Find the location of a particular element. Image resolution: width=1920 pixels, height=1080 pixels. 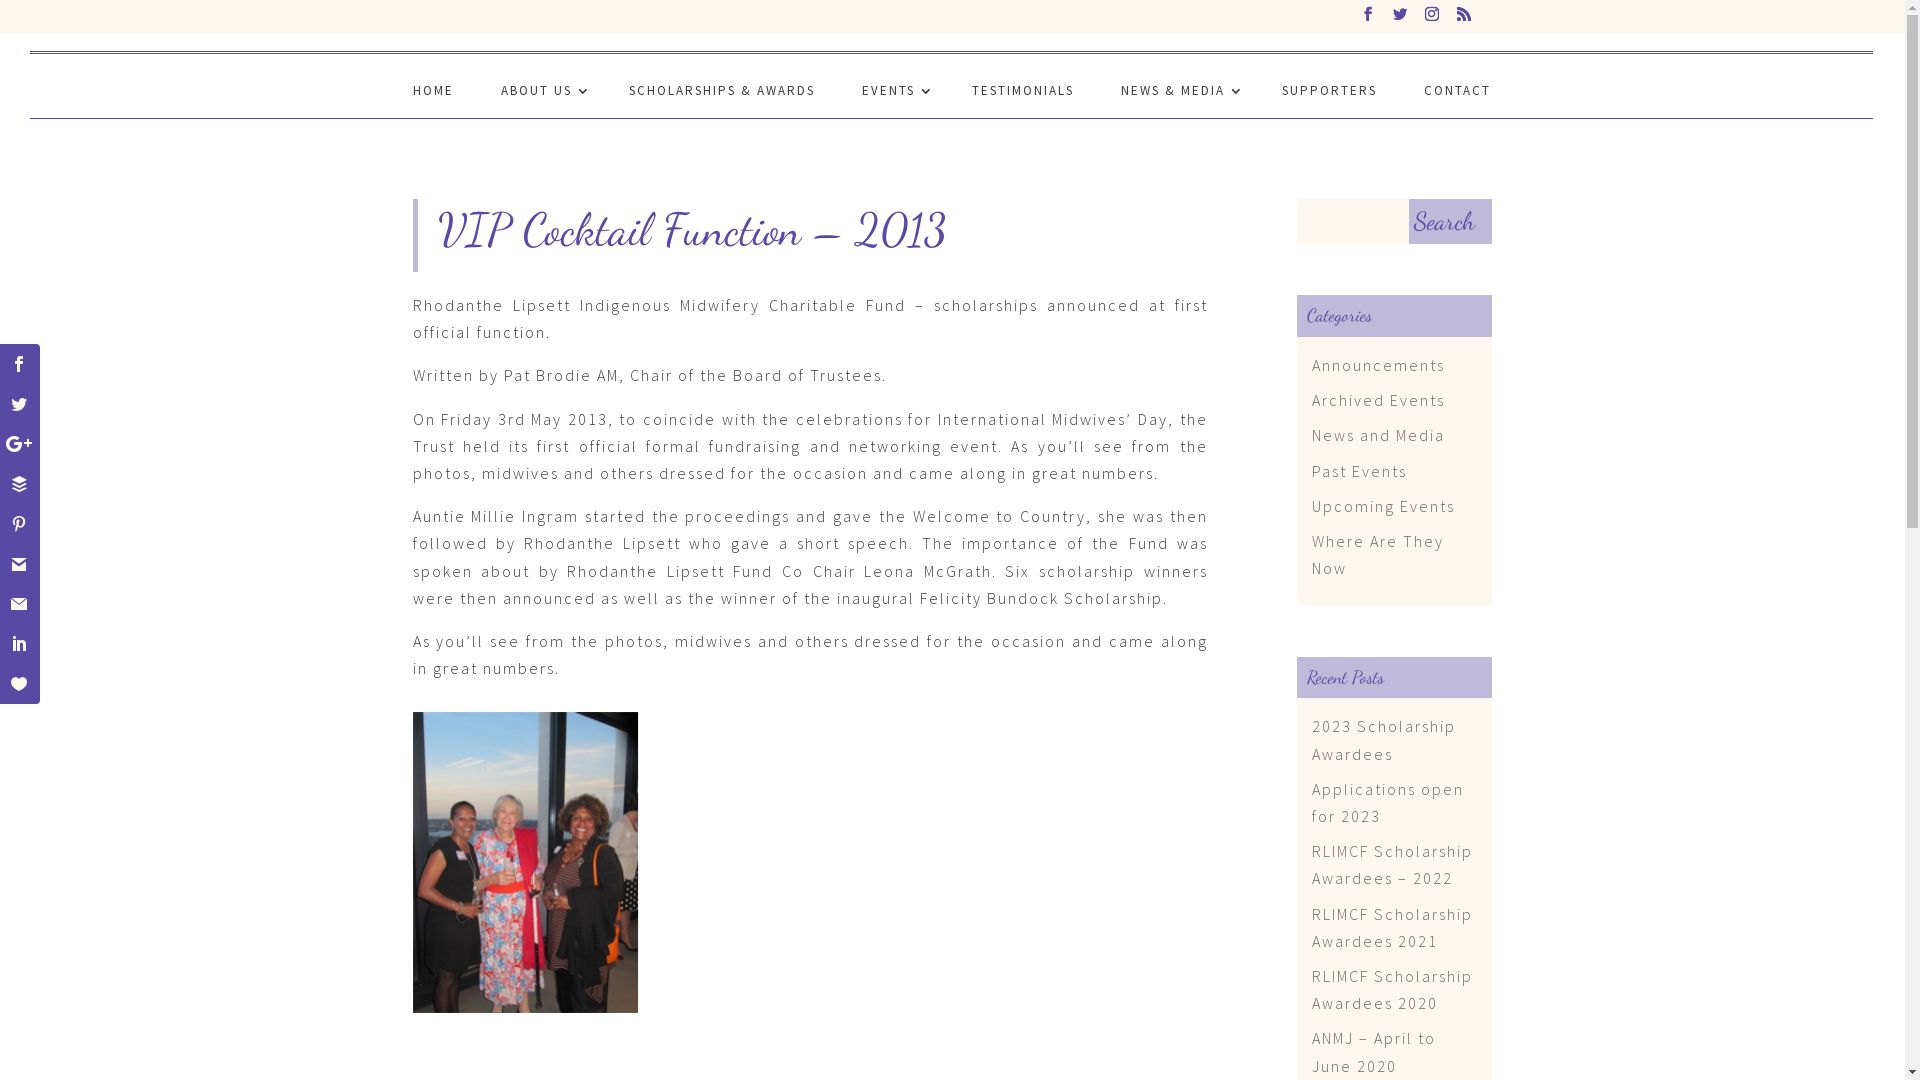

'Archived Events' is located at coordinates (1377, 400).